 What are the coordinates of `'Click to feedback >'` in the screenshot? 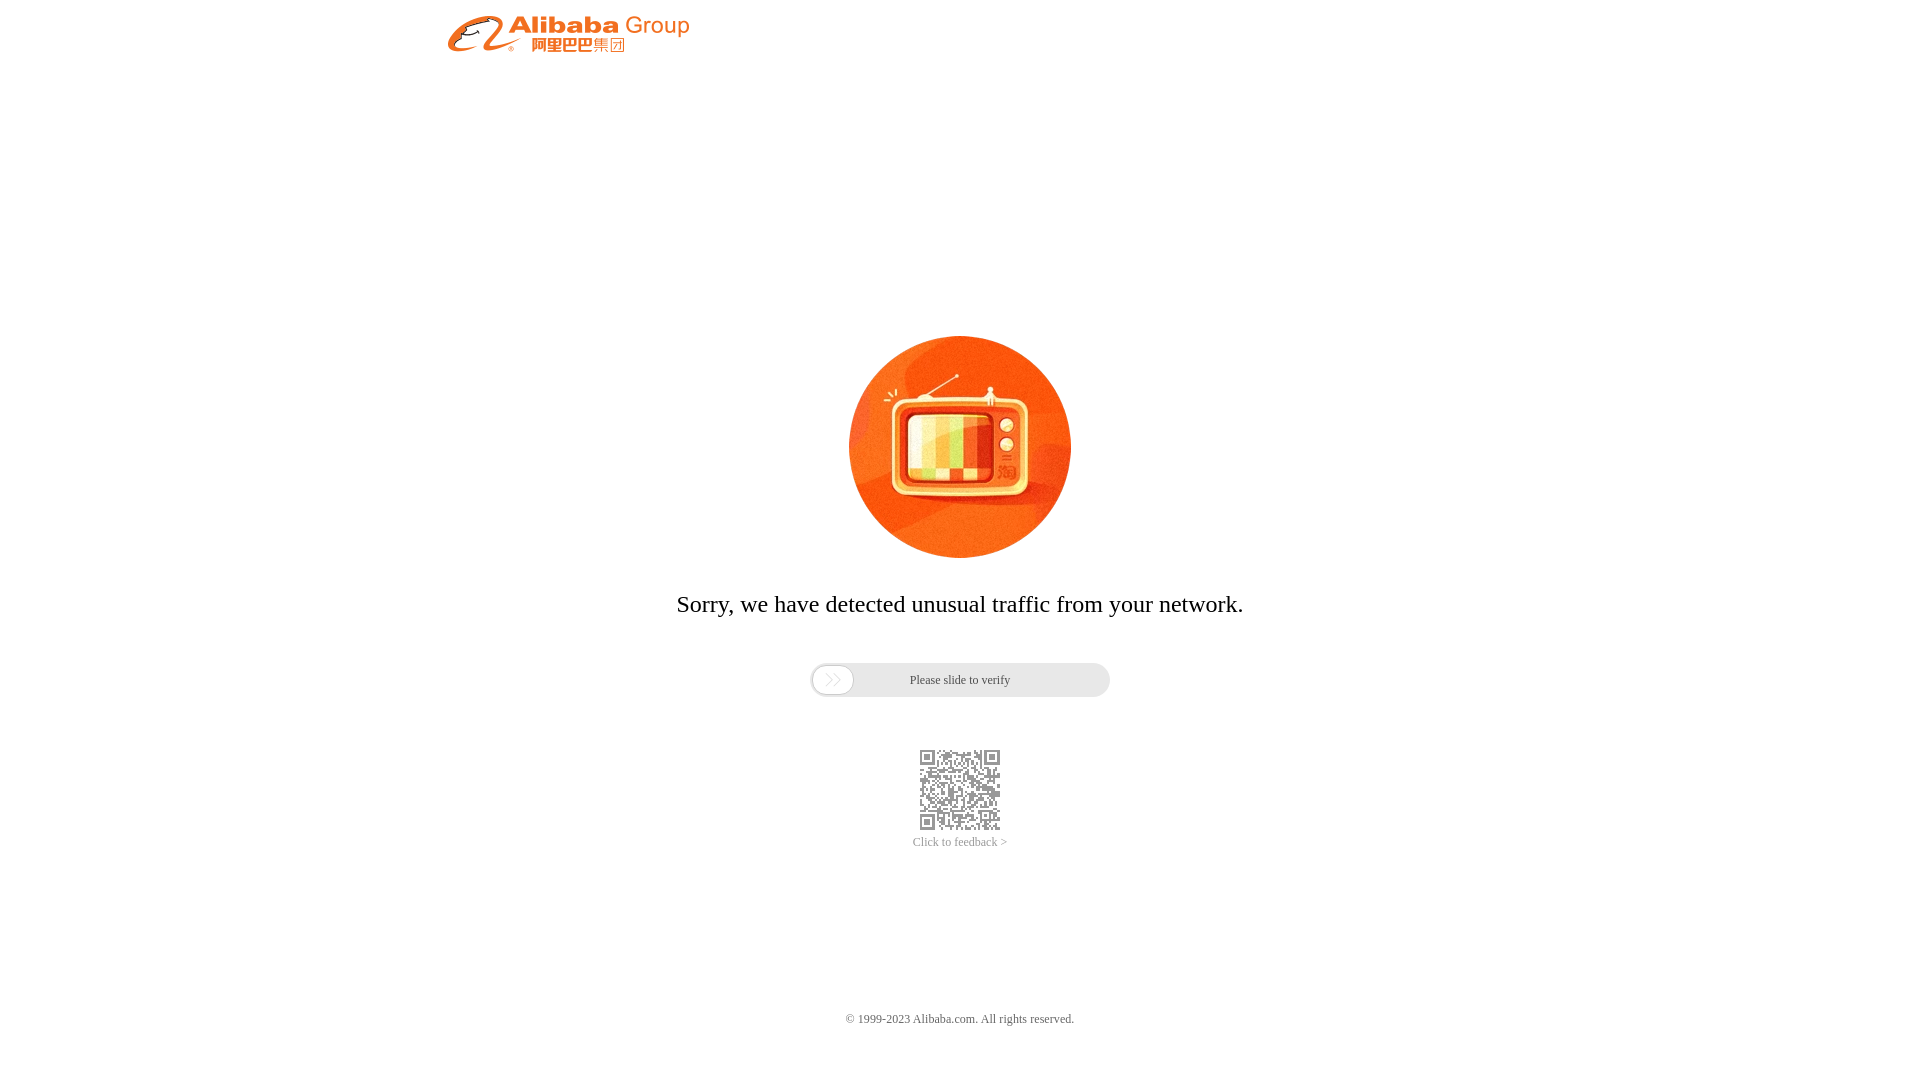 It's located at (960, 842).